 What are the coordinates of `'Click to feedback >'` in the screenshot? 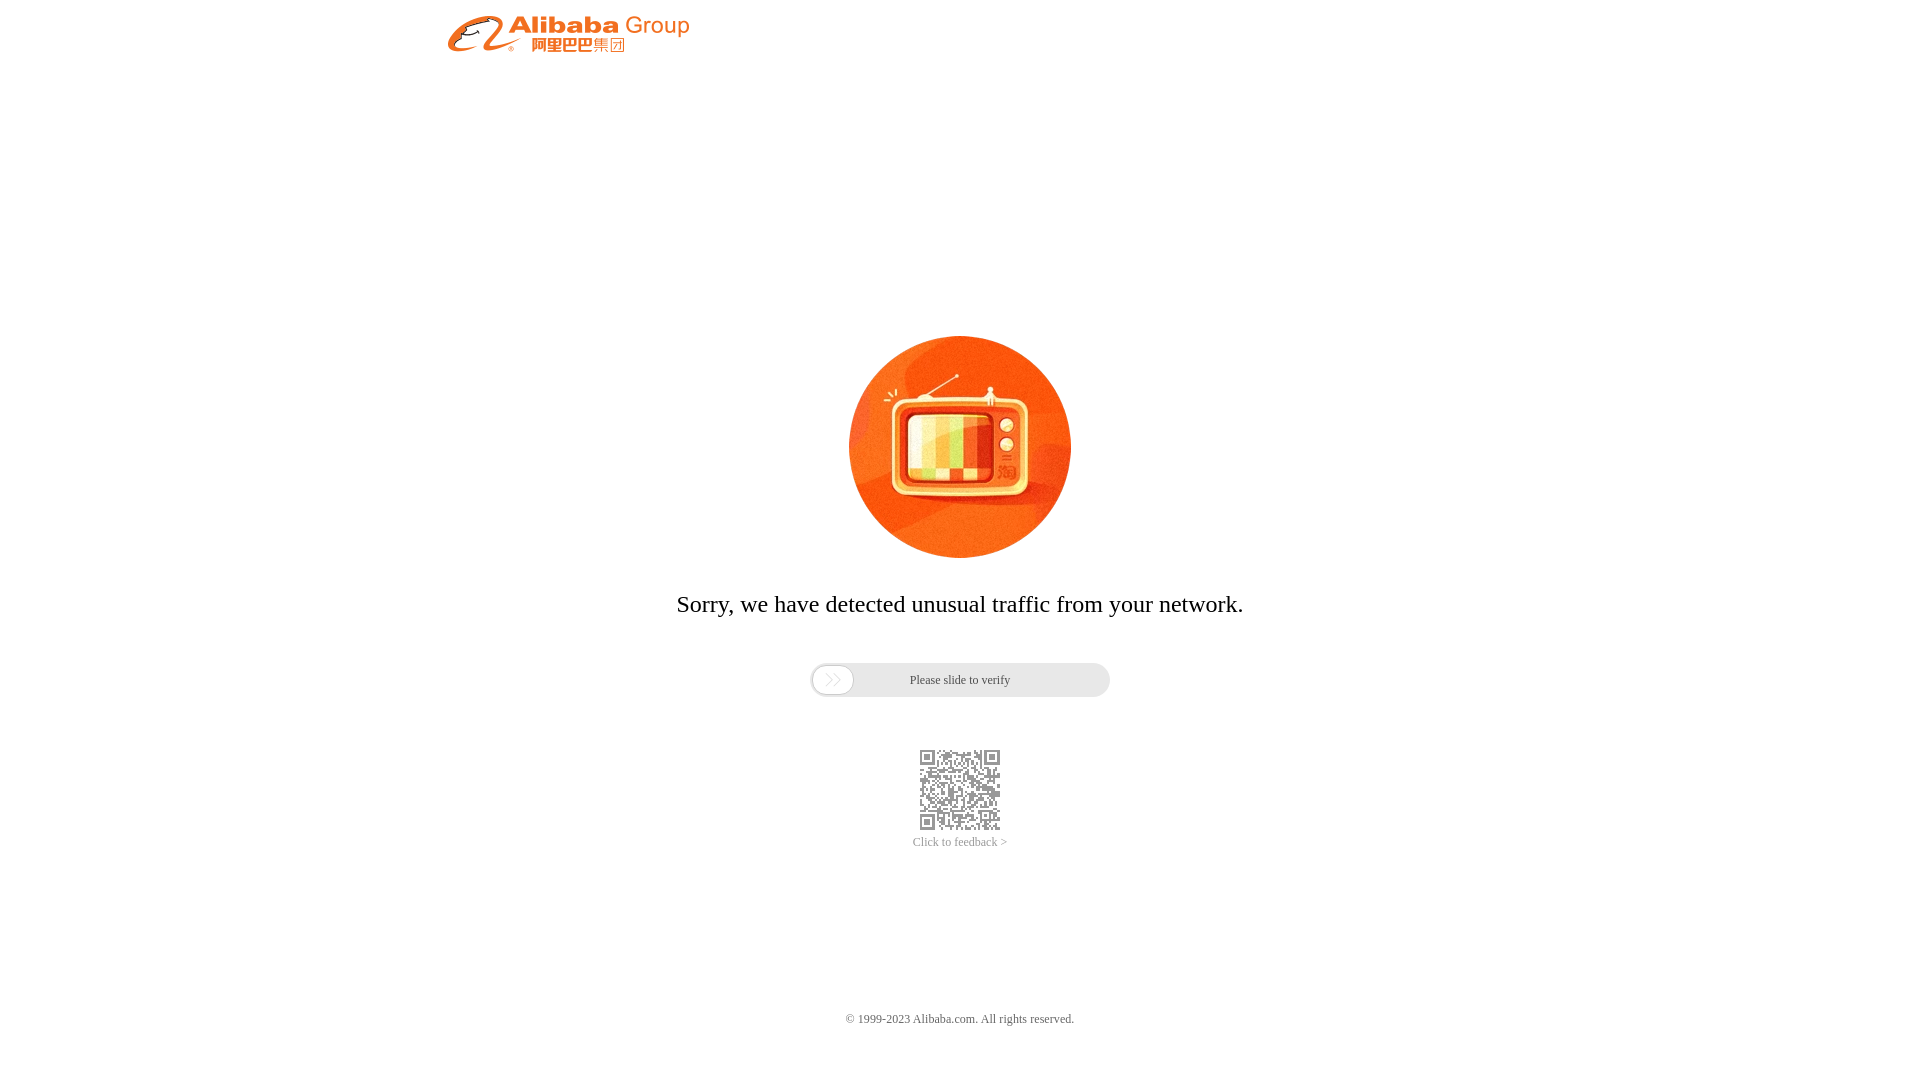 It's located at (960, 842).